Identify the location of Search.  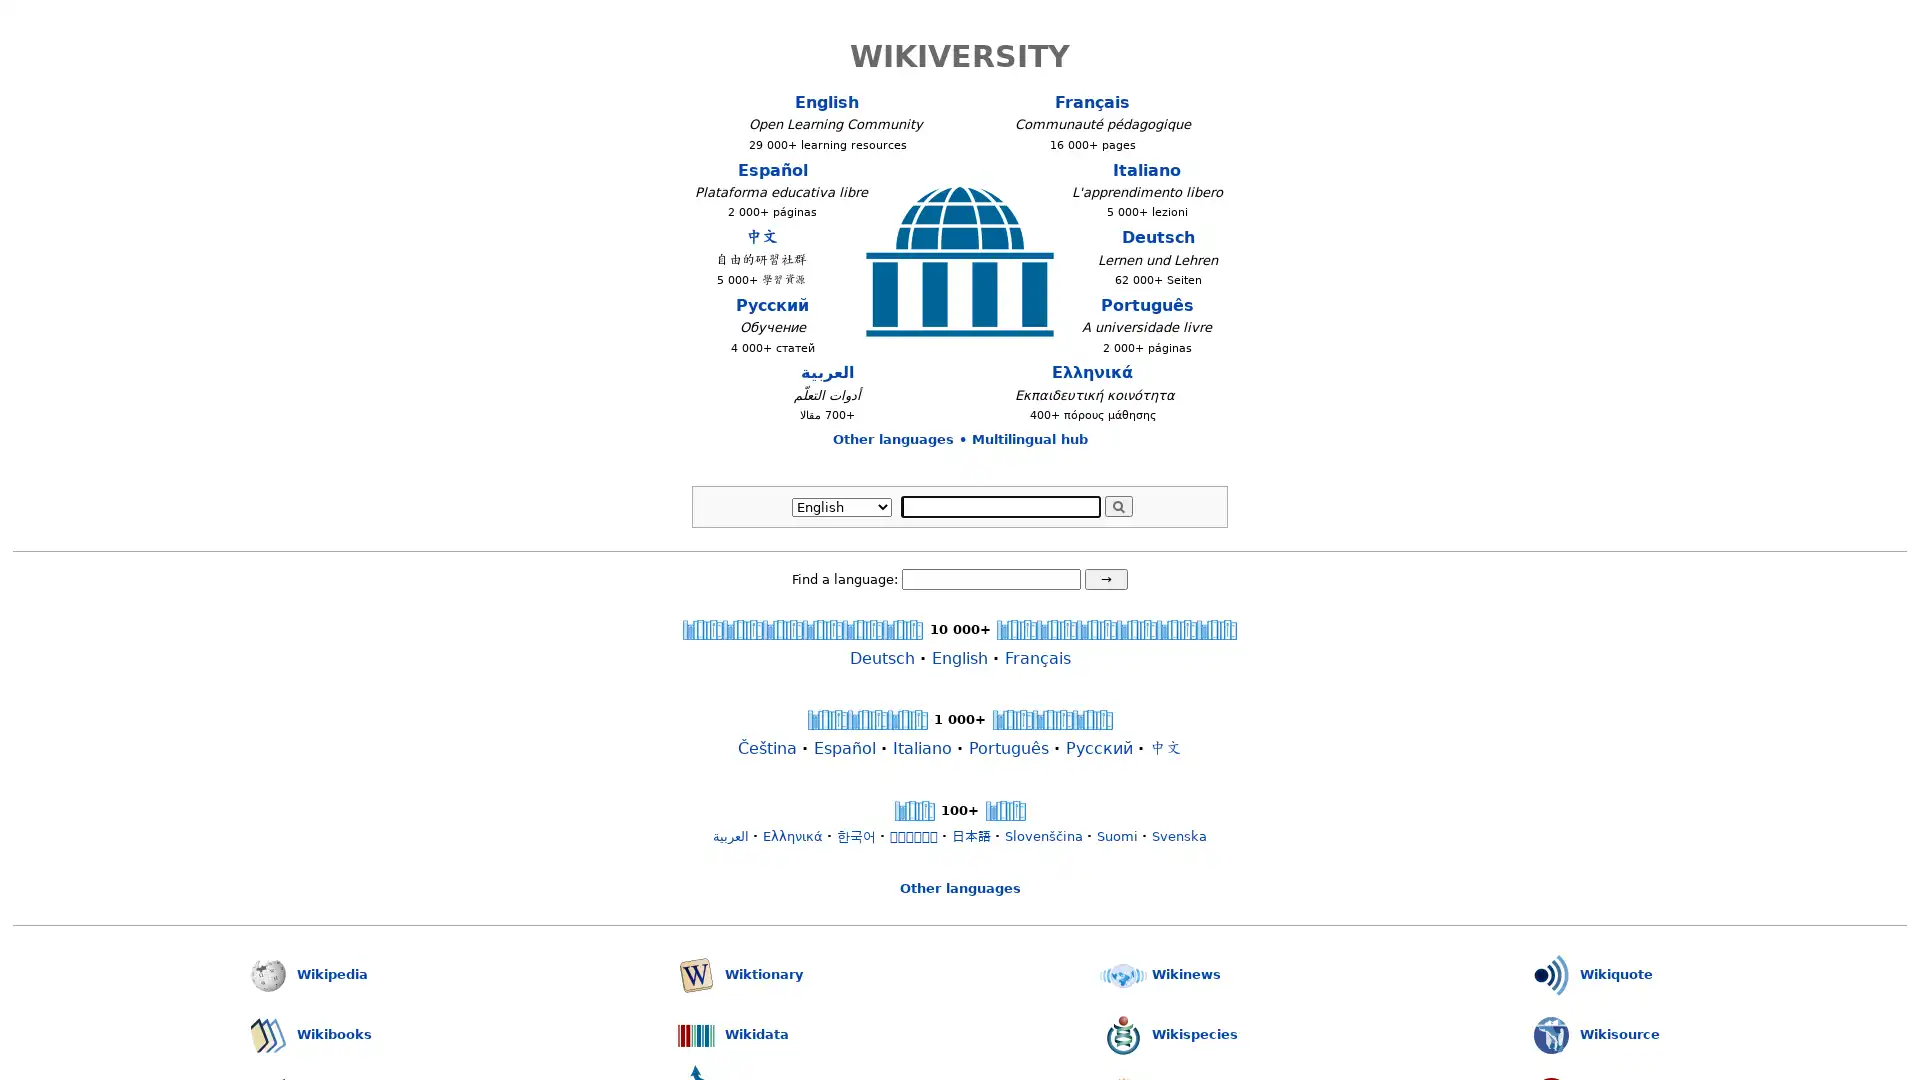
(1117, 504).